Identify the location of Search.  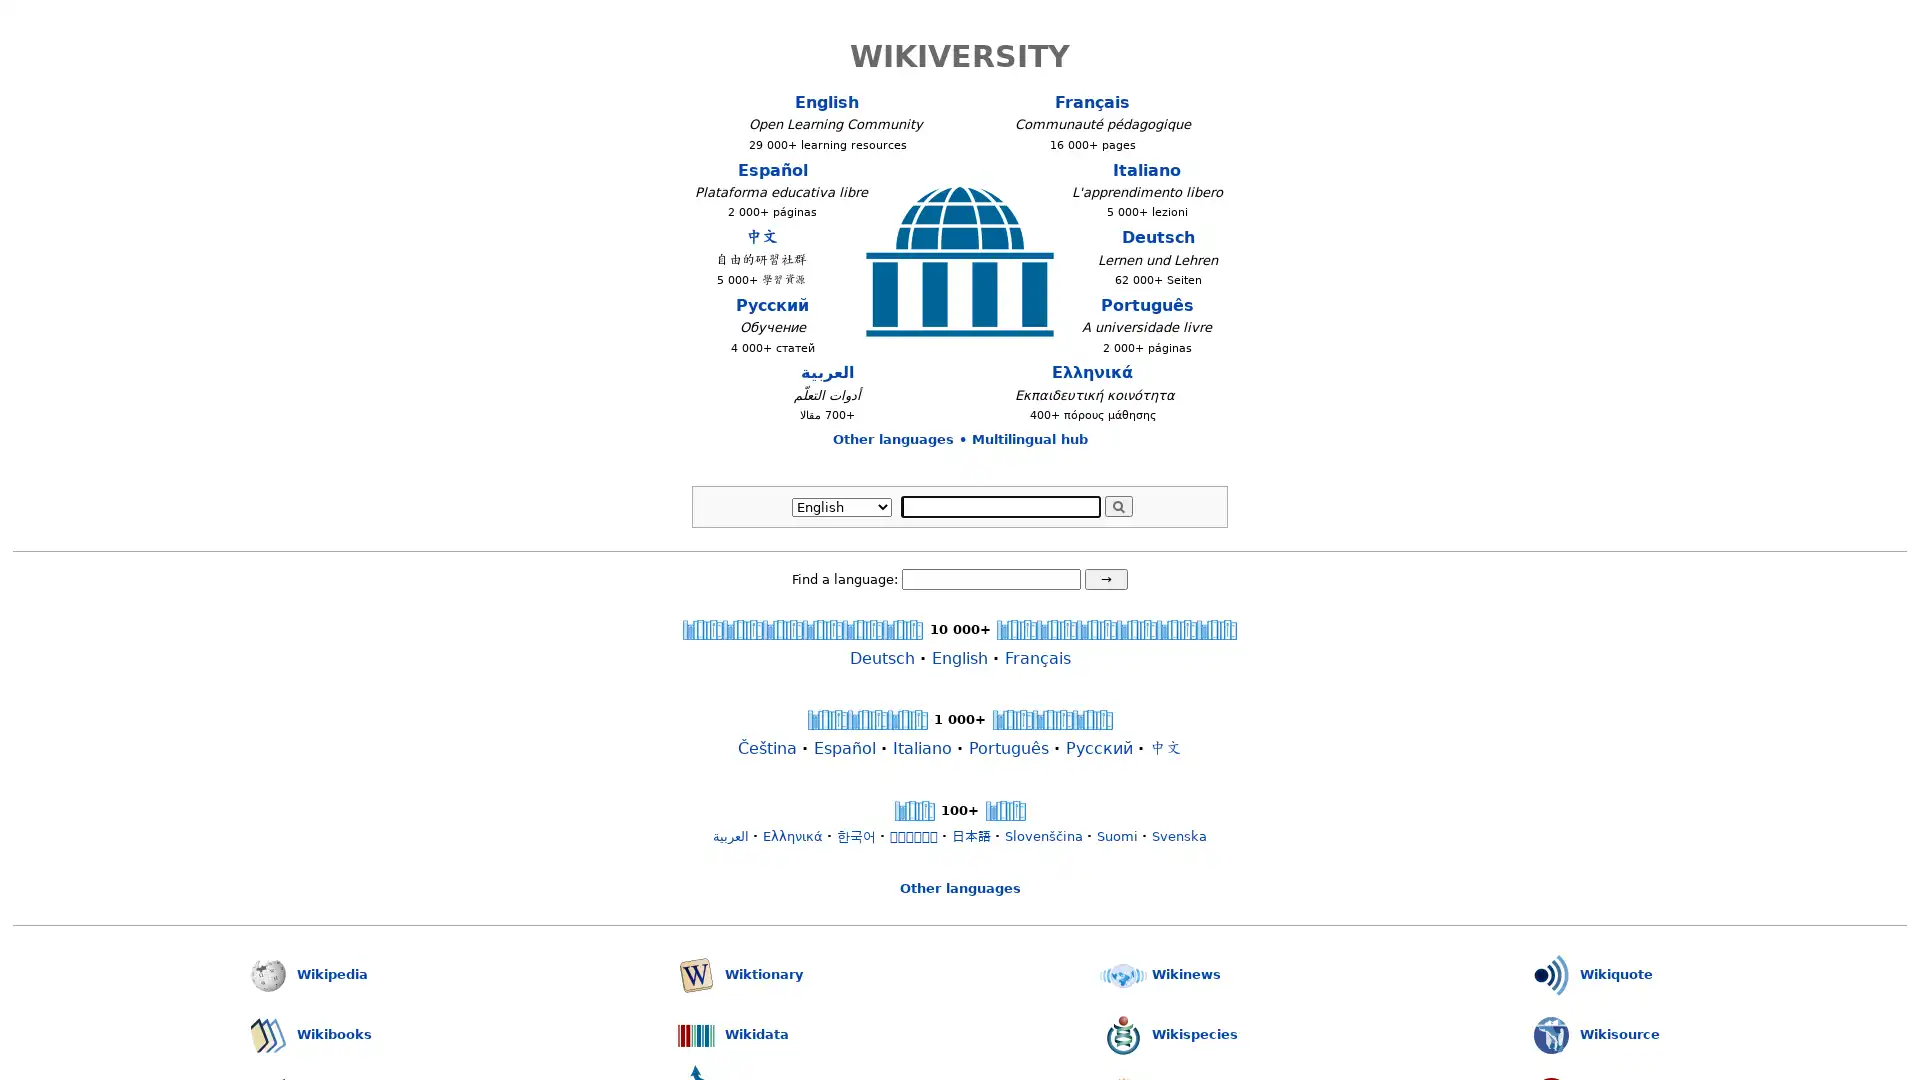
(1117, 504).